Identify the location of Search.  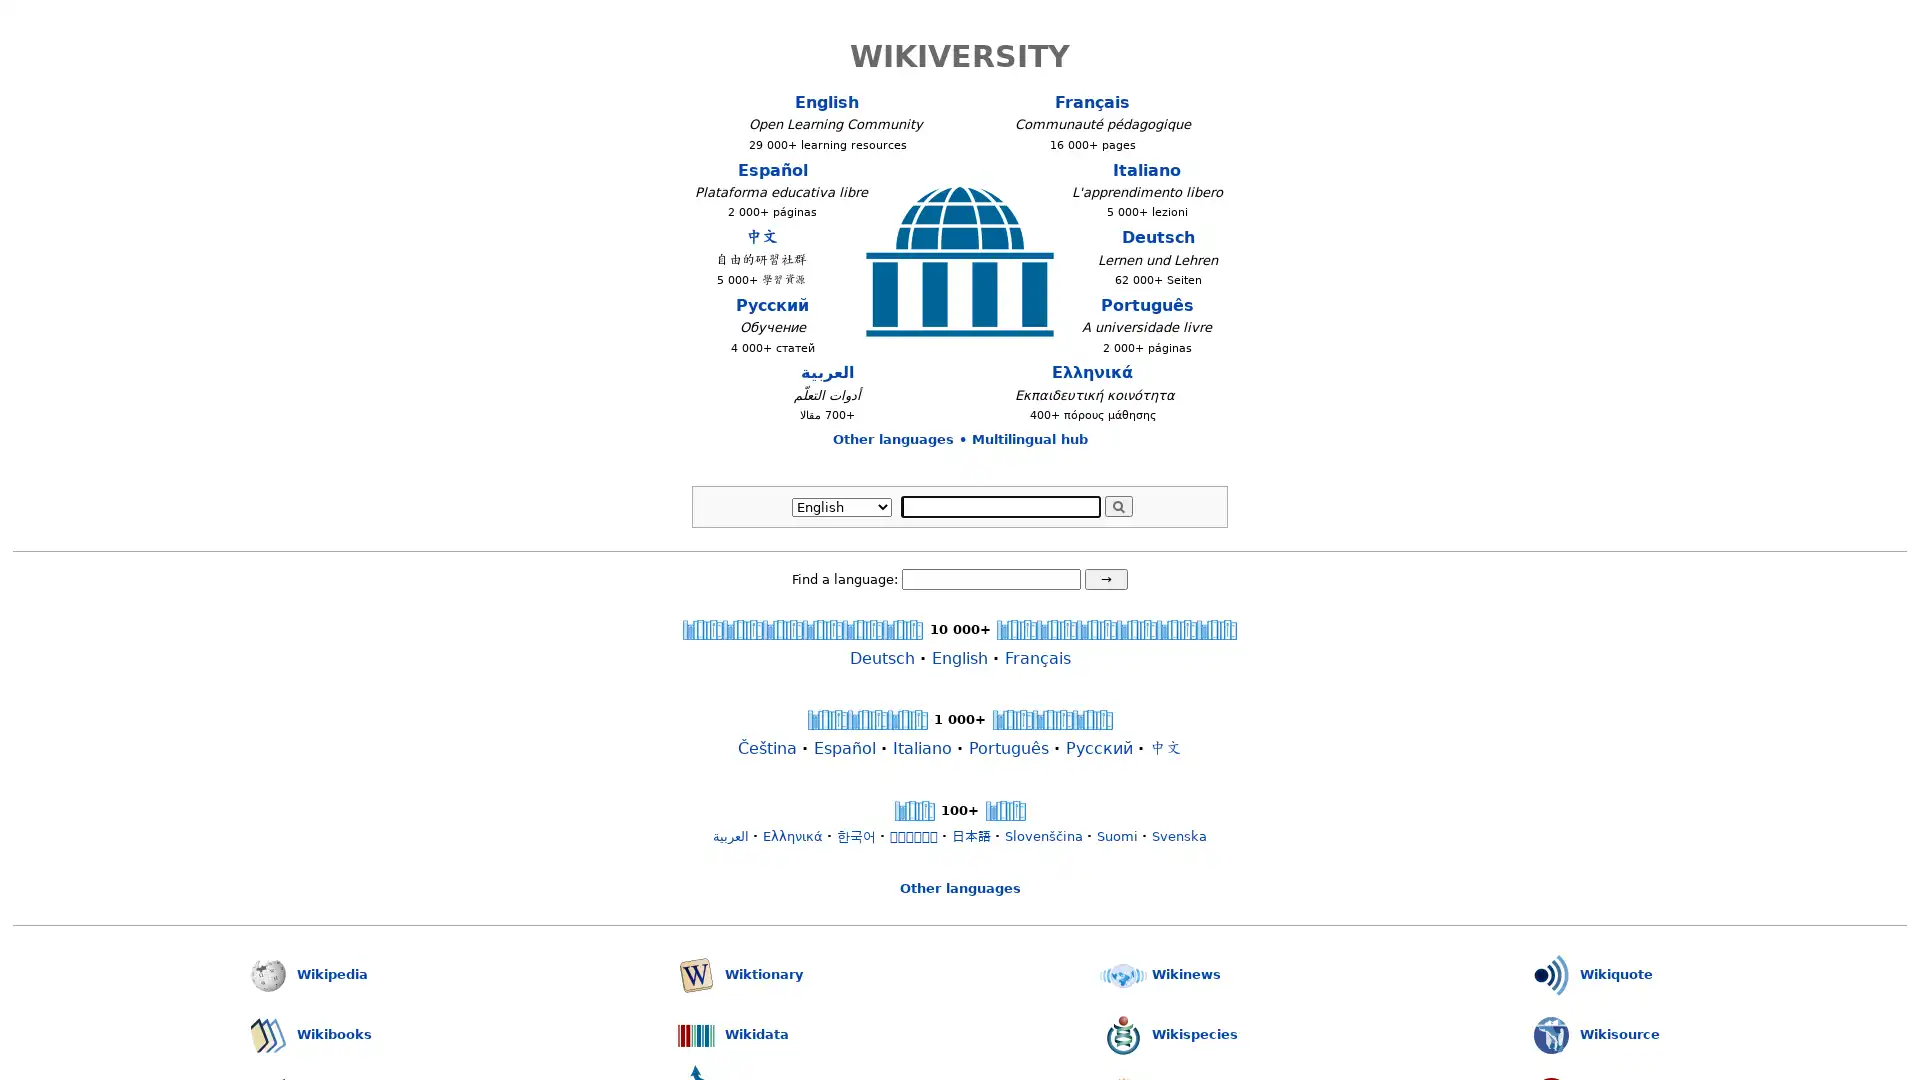
(1117, 504).